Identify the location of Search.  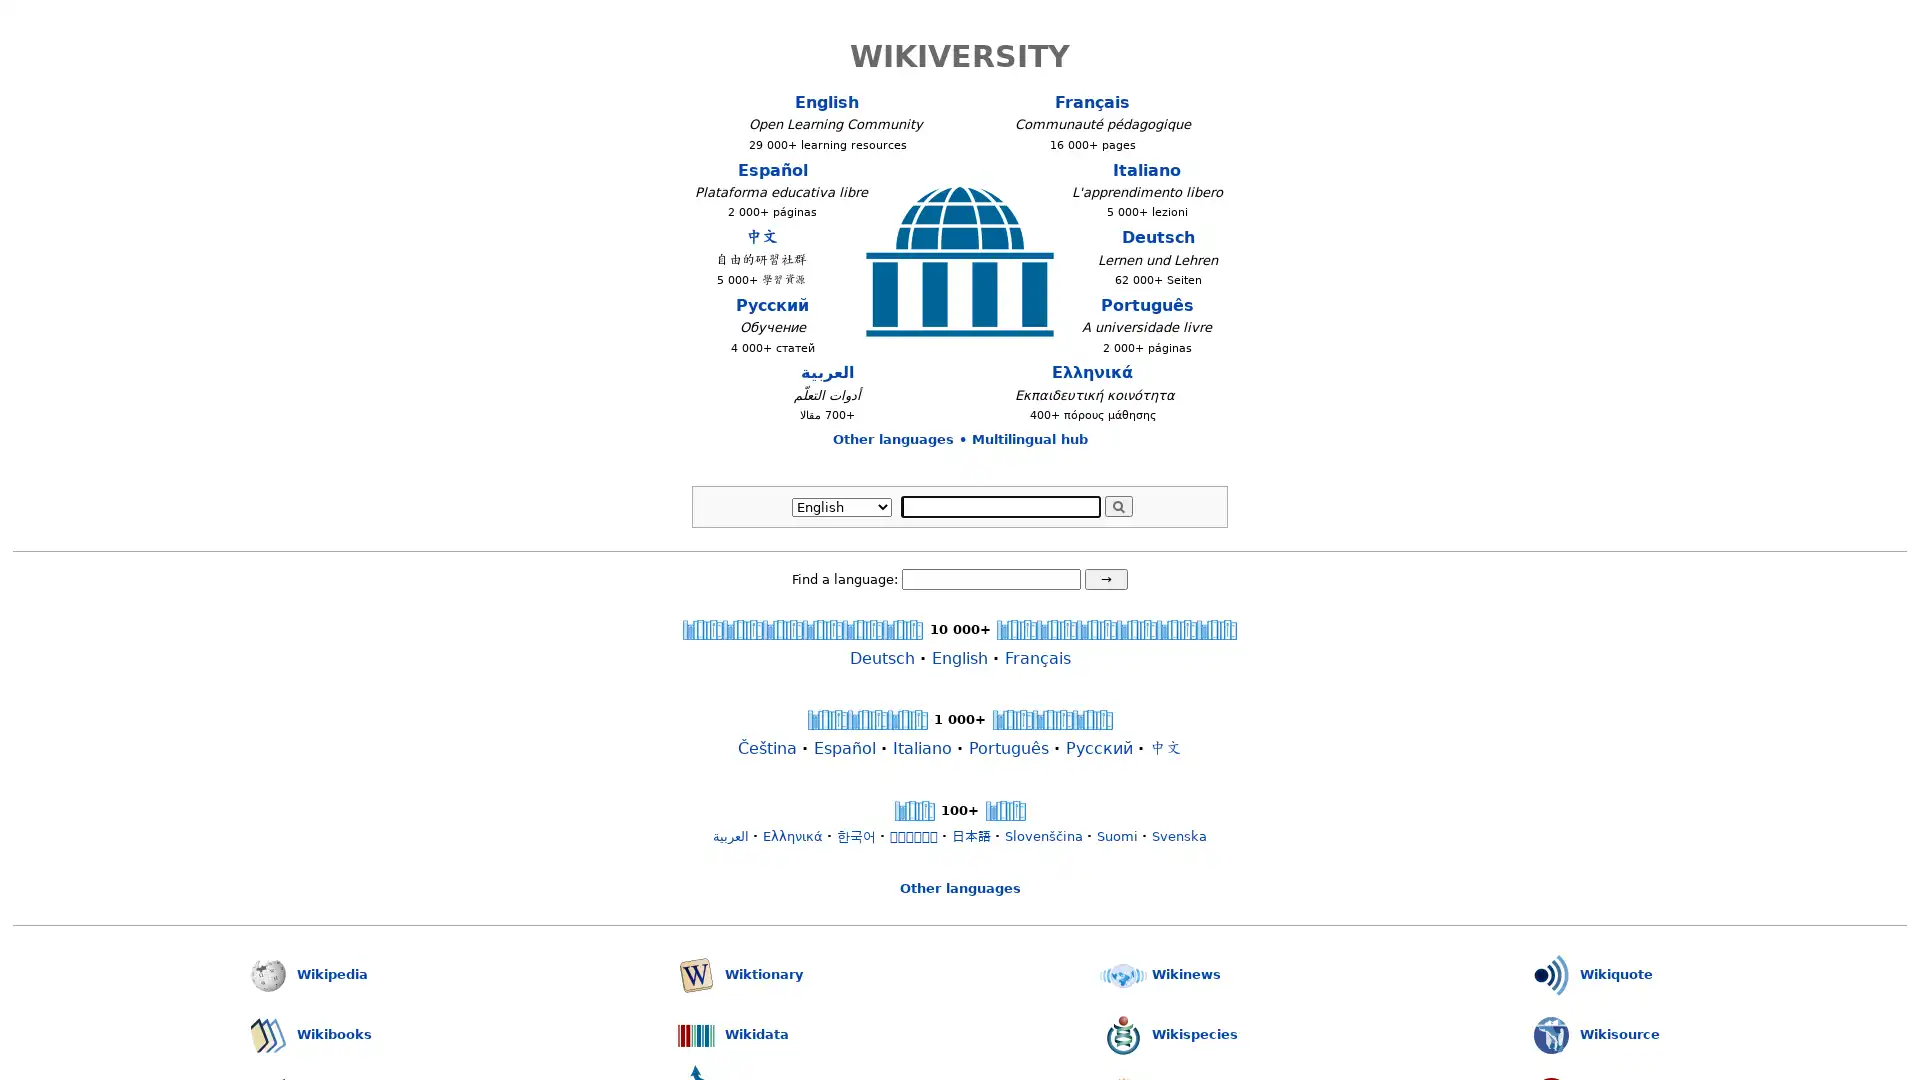
(1117, 504).